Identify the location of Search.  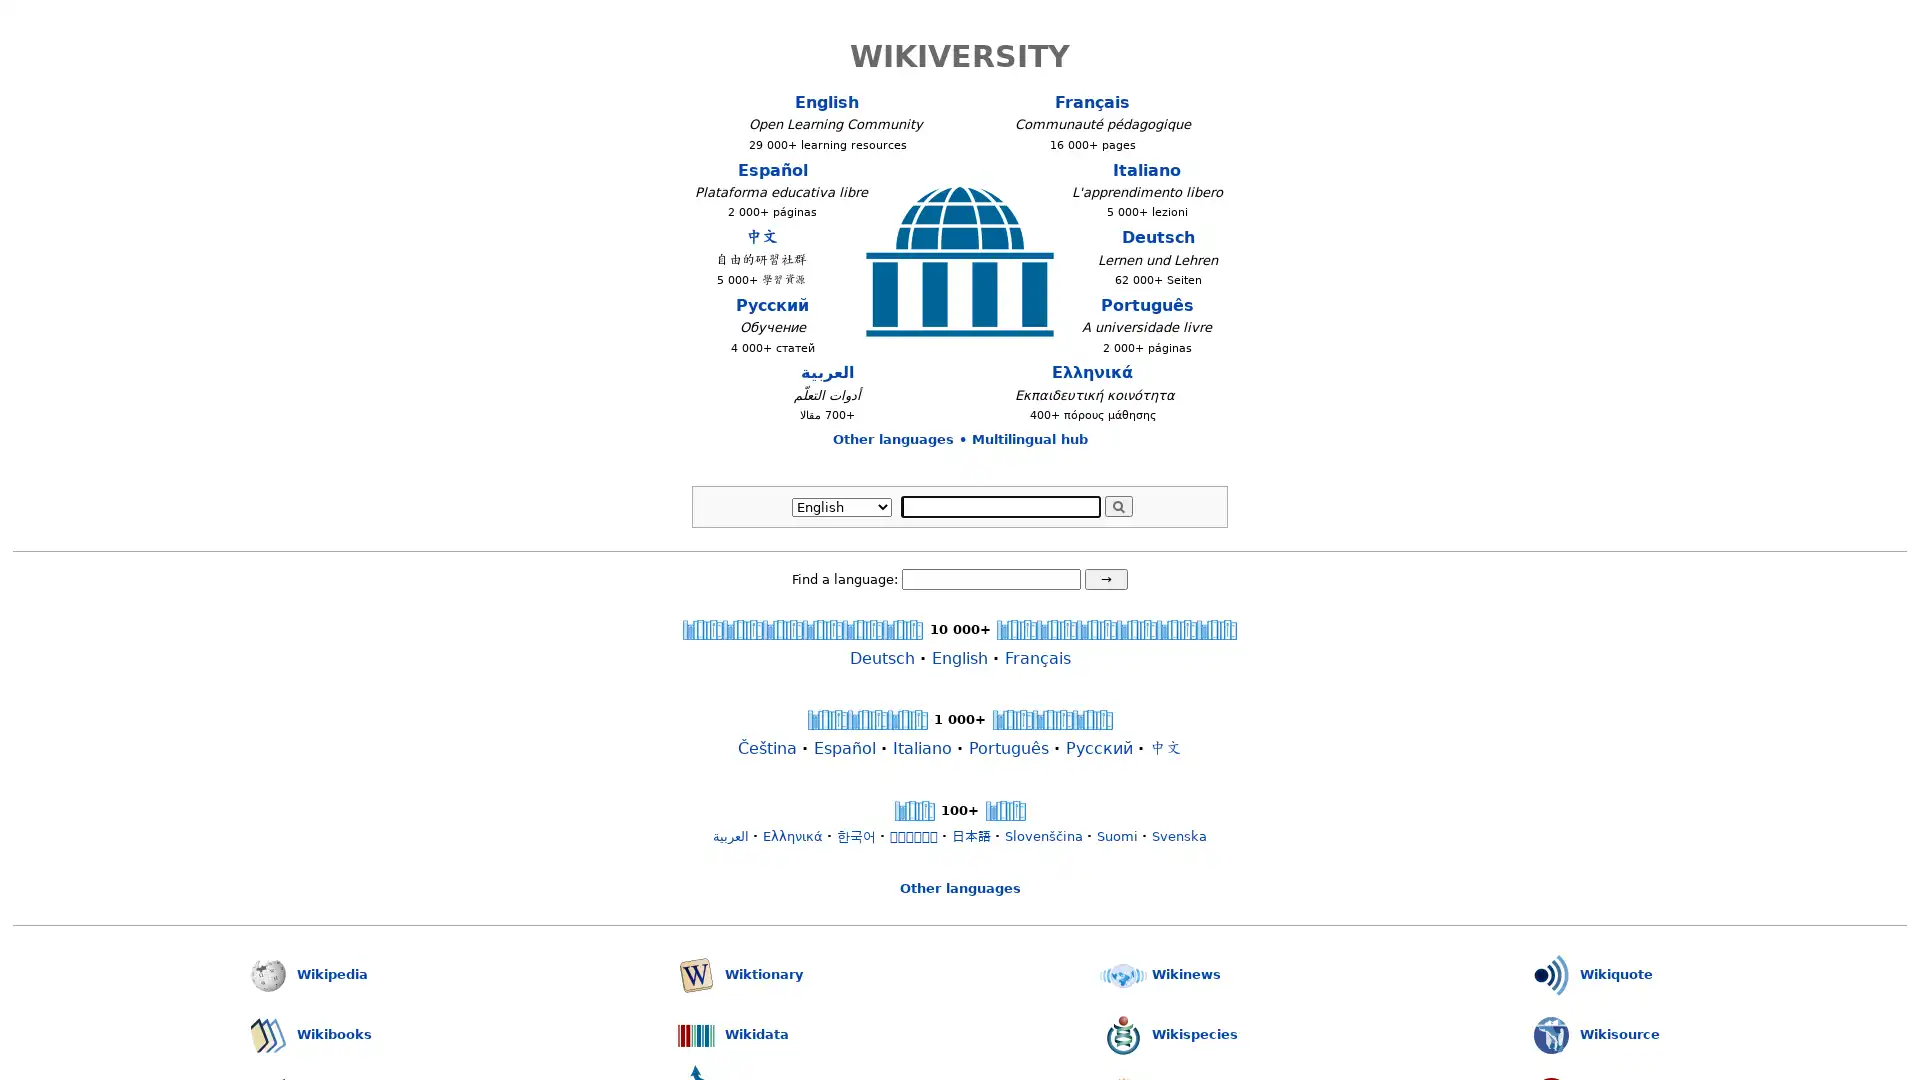
(1117, 504).